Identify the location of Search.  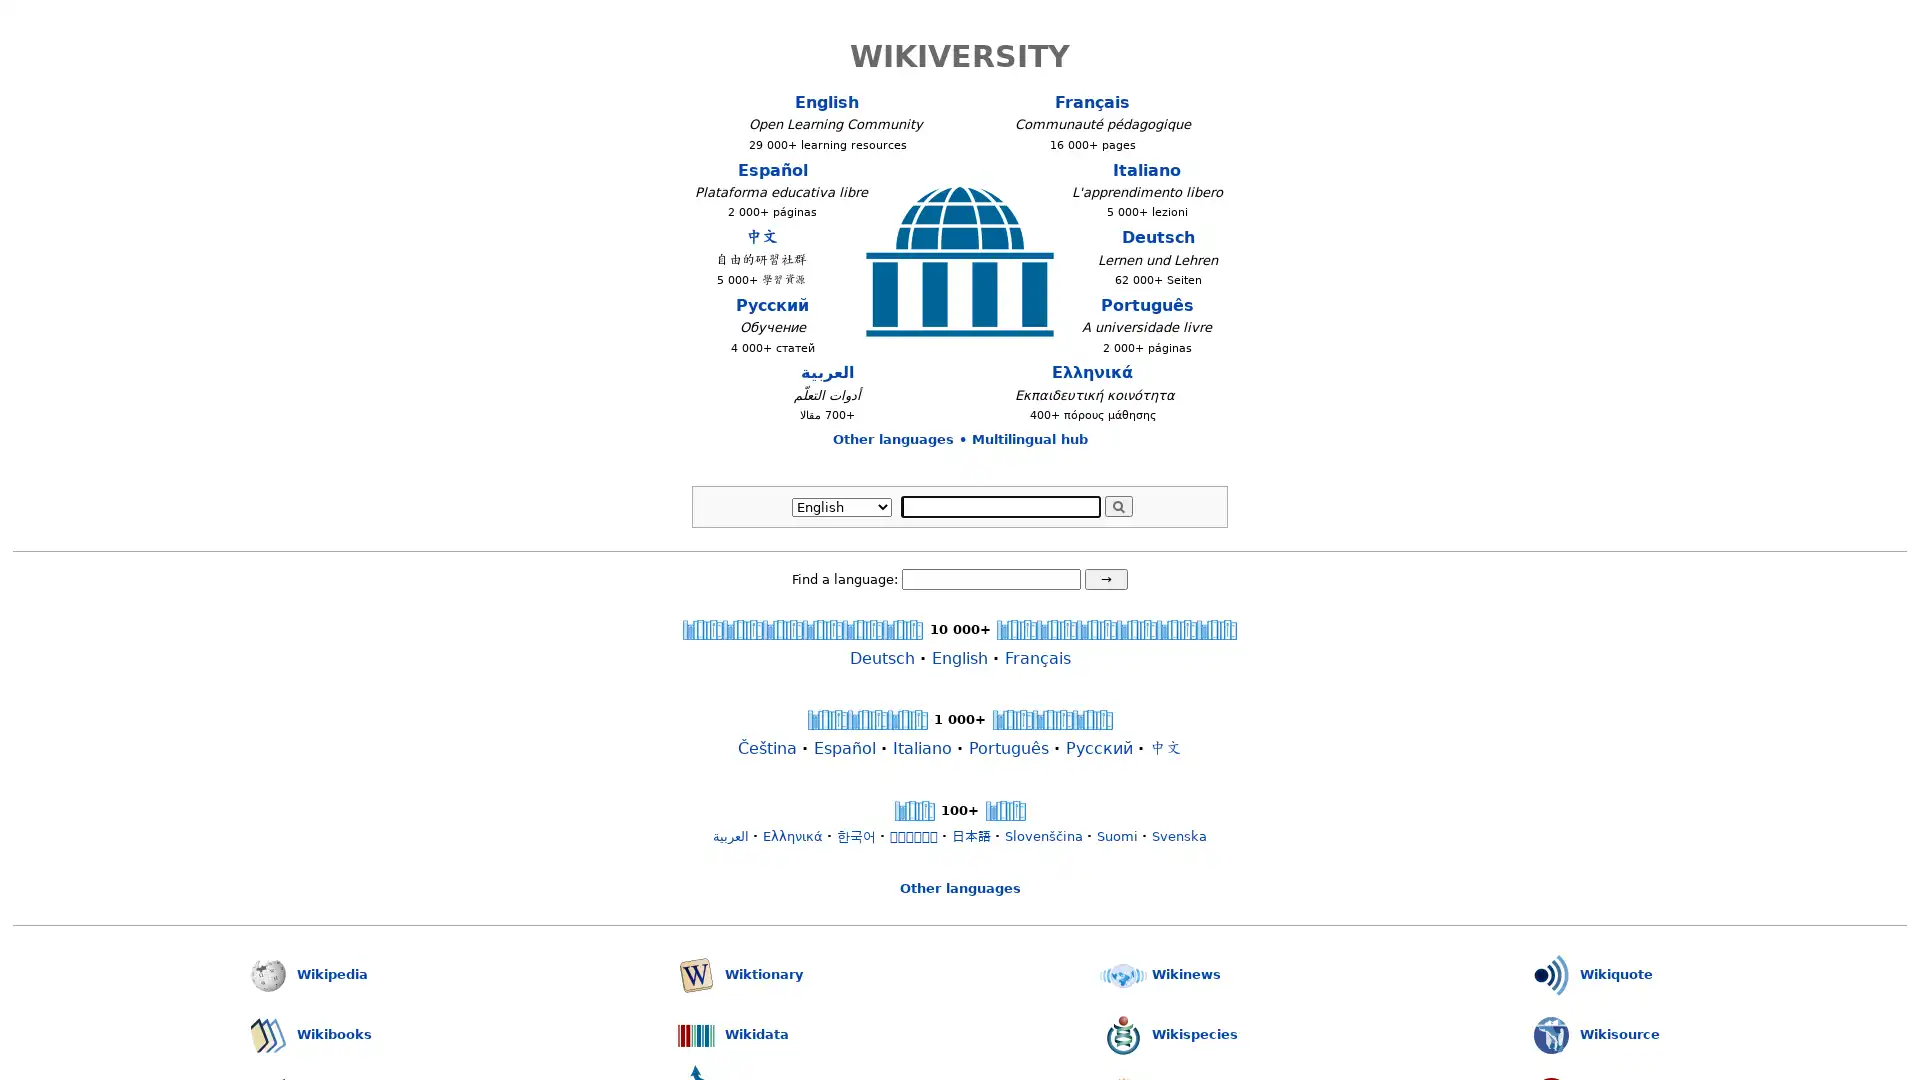
(1117, 504).